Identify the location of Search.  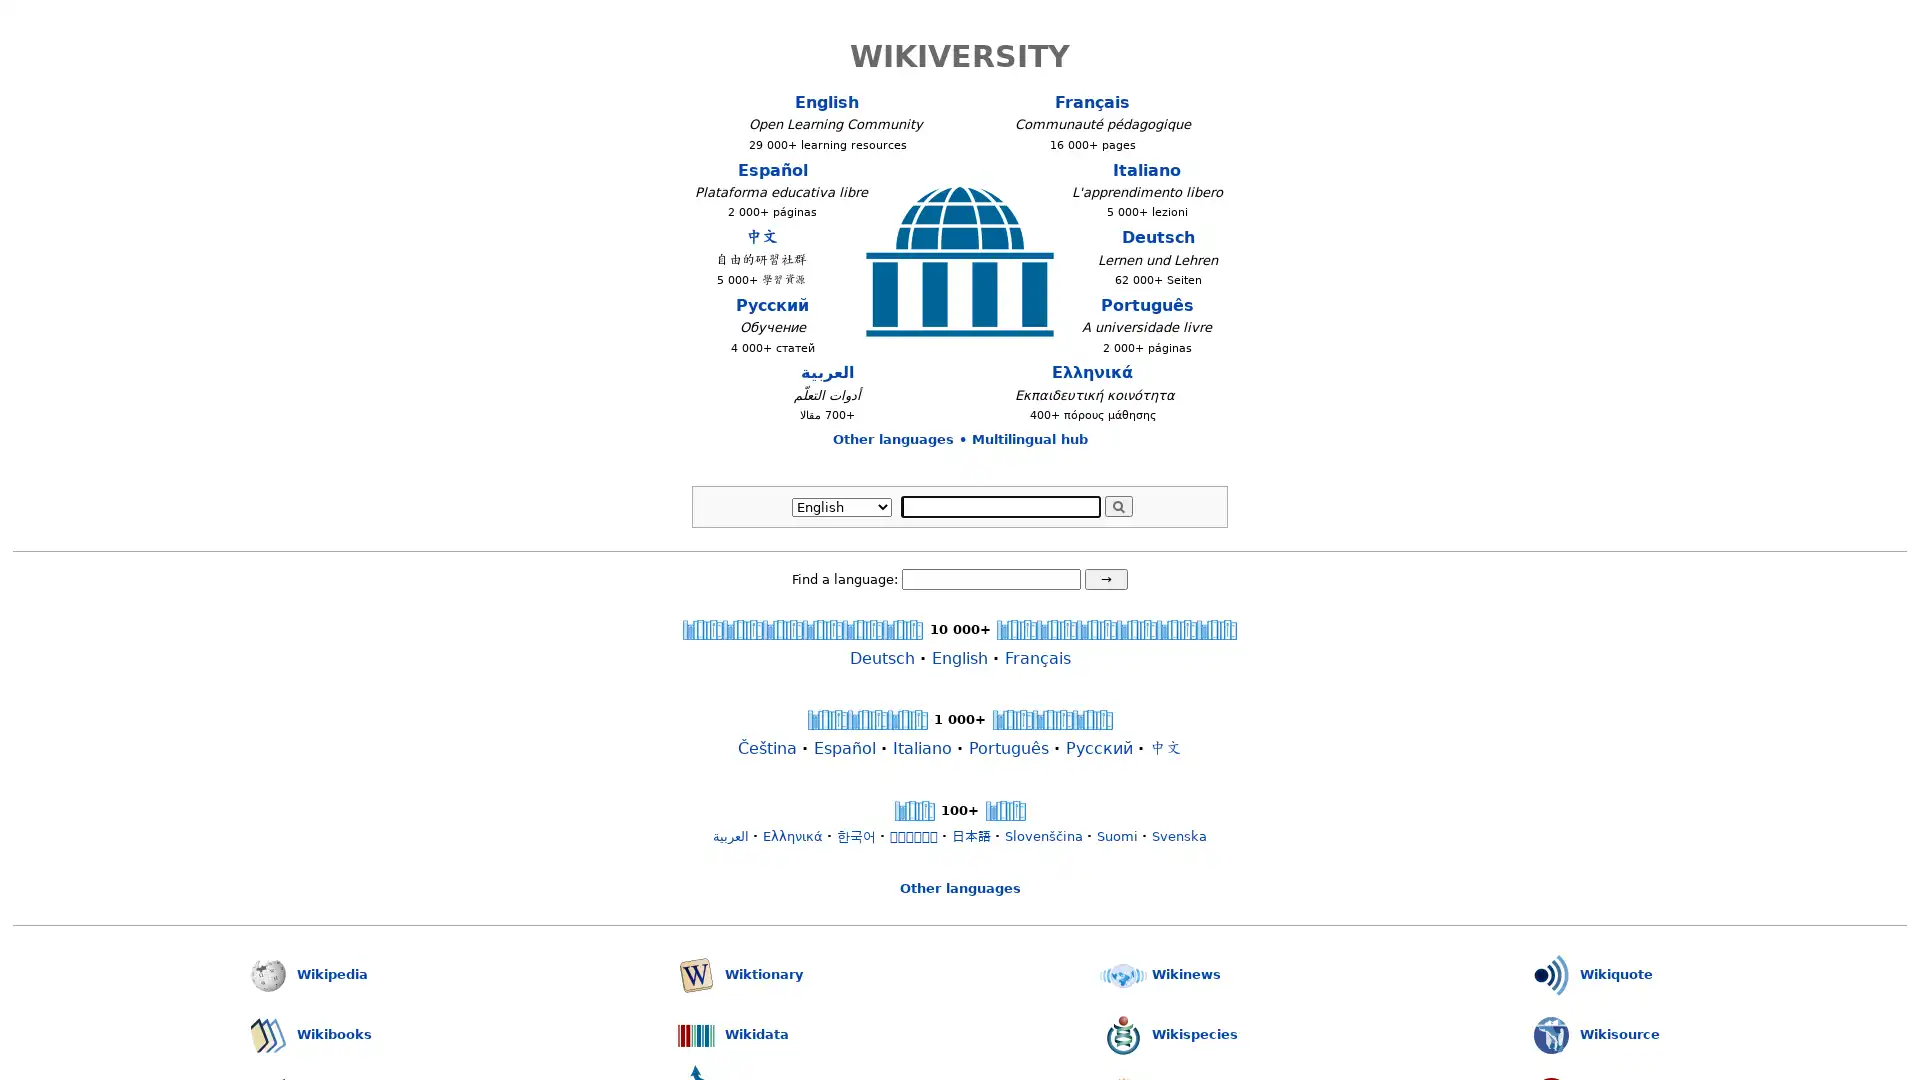
(1117, 504).